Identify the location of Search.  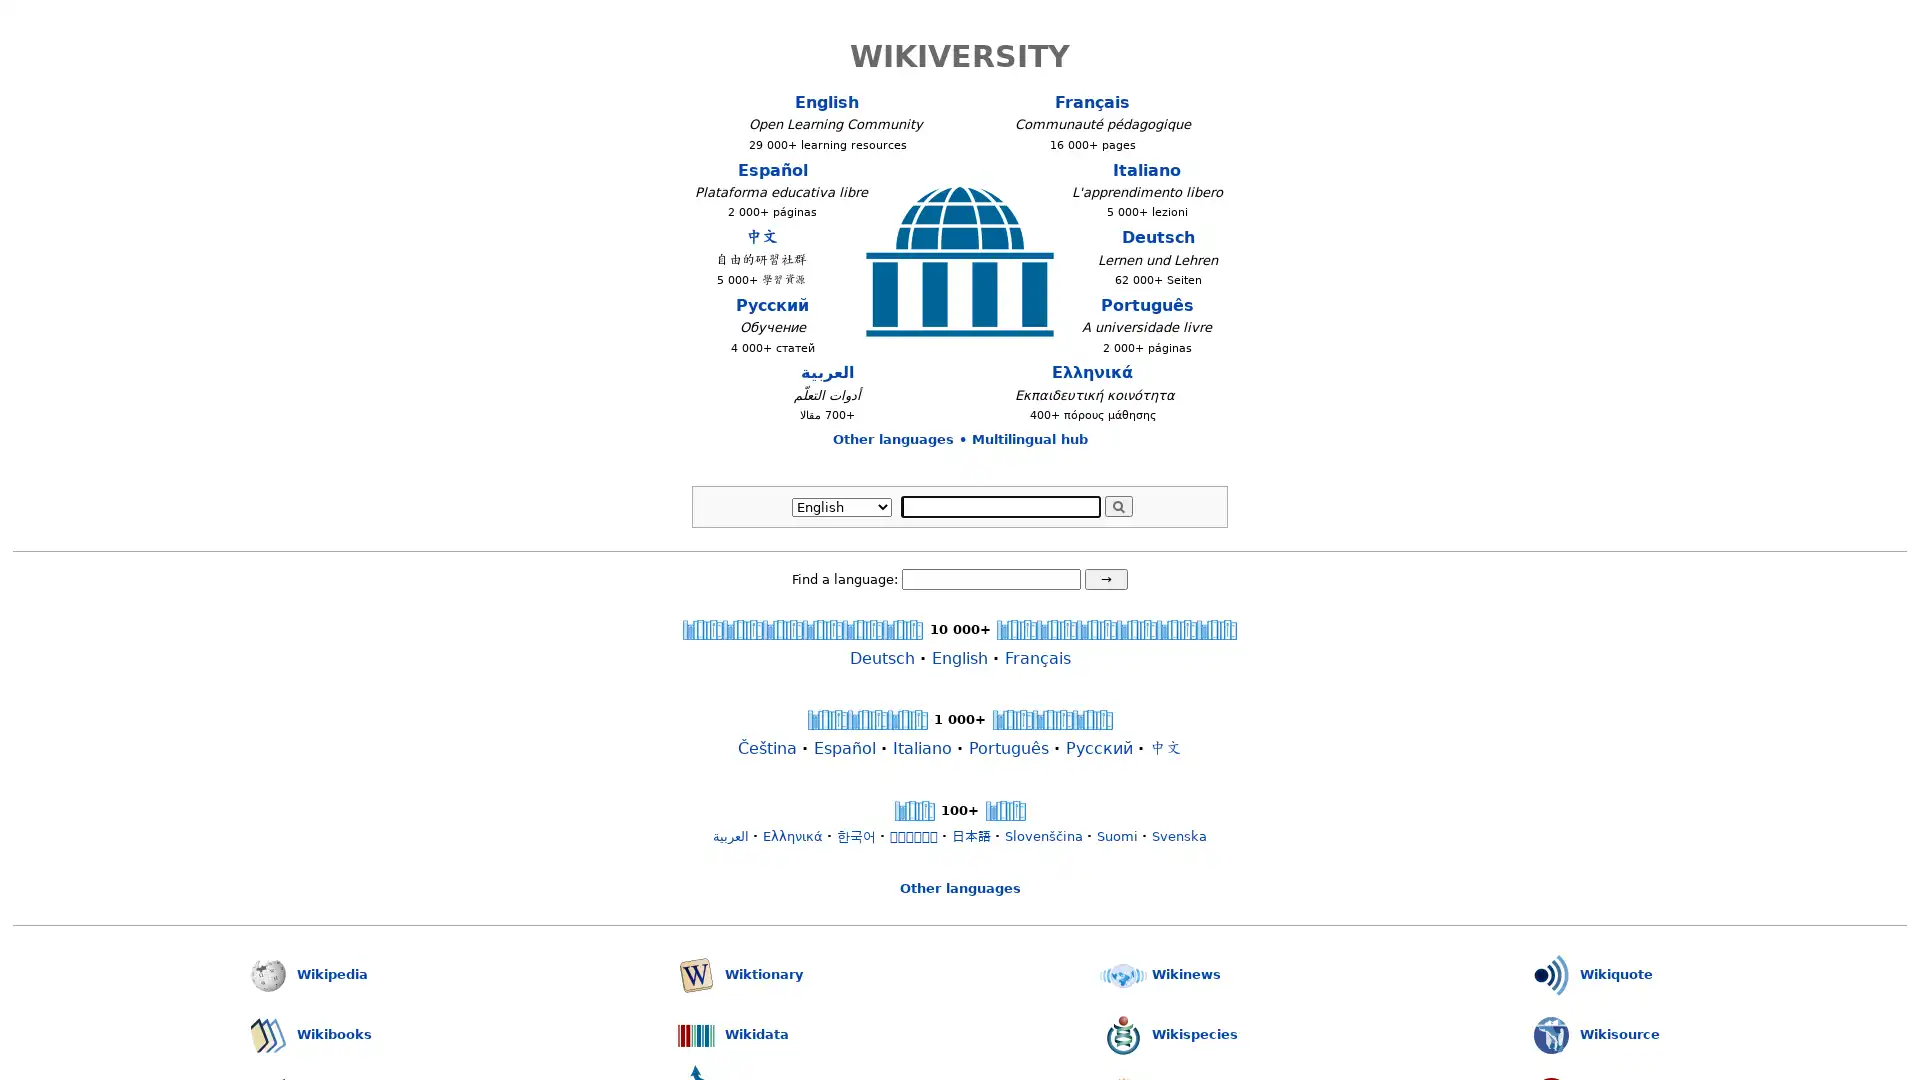
(1117, 504).